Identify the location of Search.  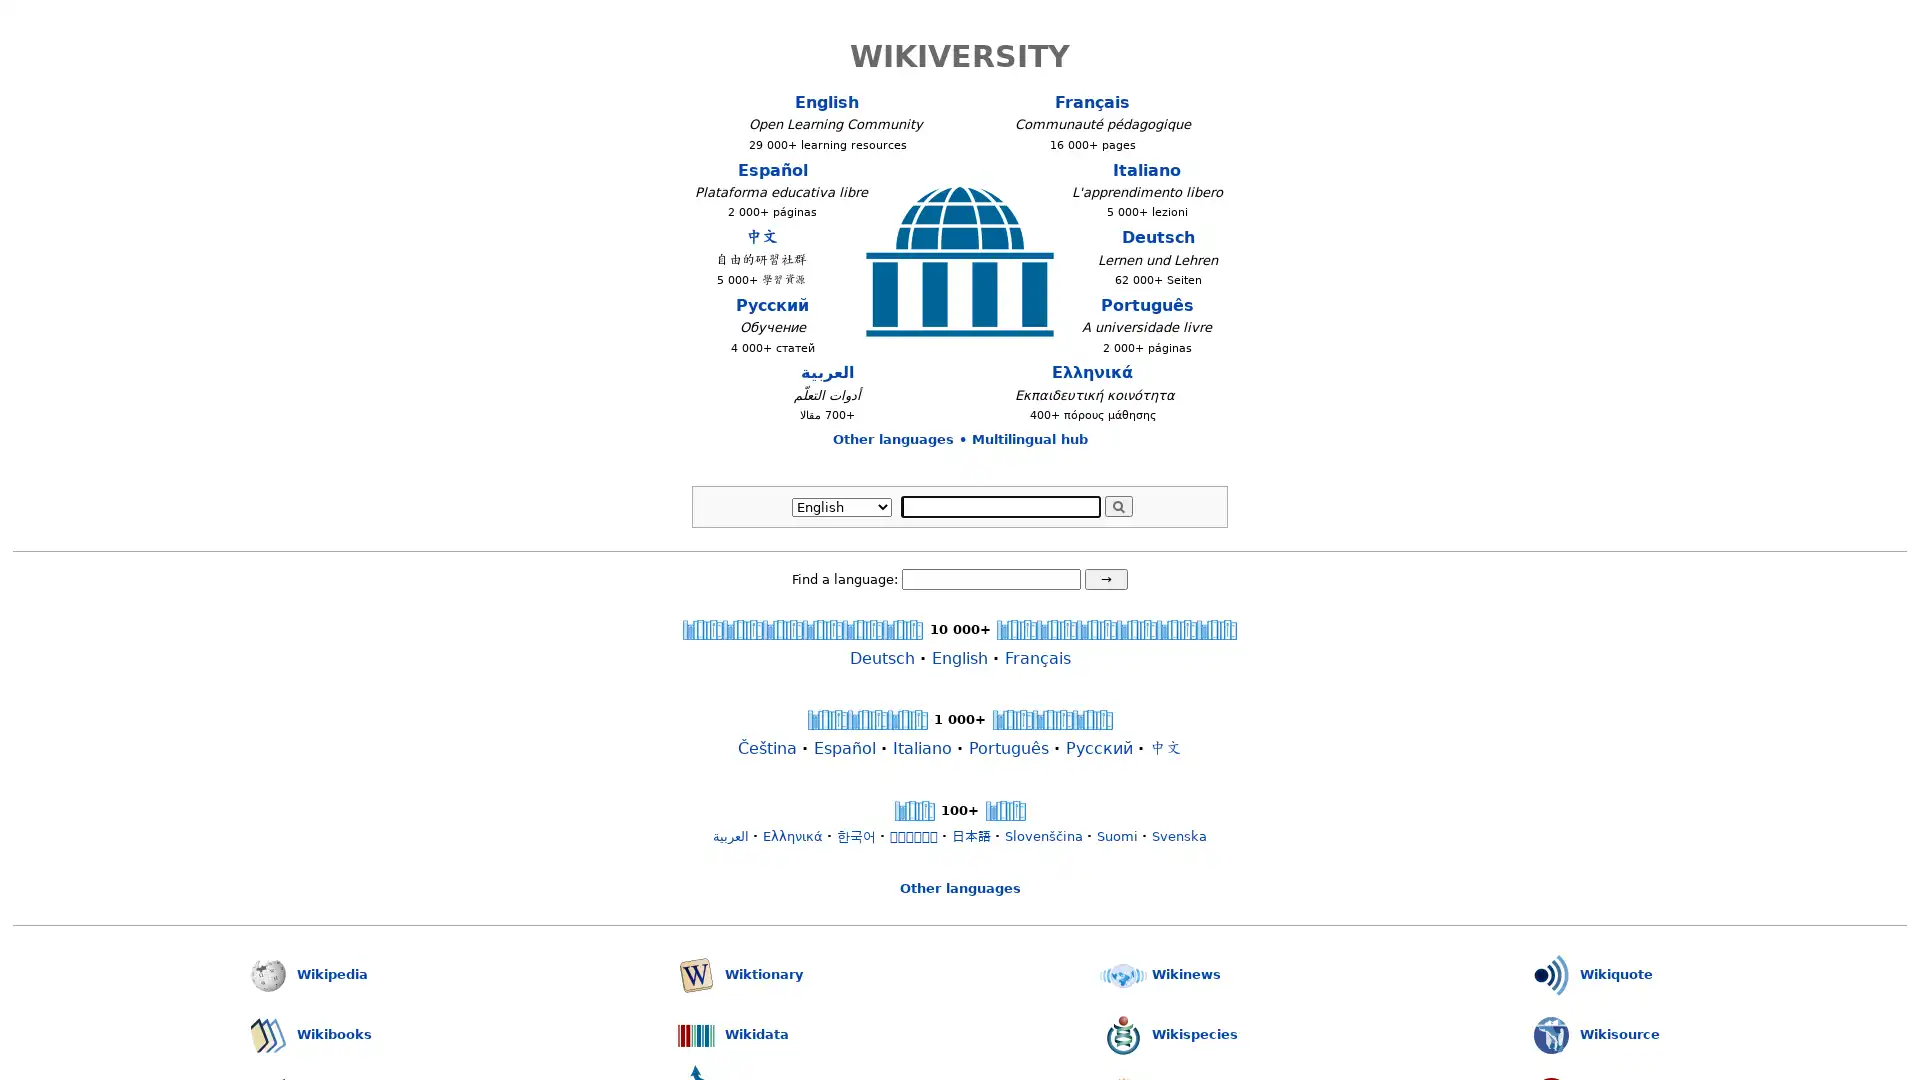
(1117, 504).